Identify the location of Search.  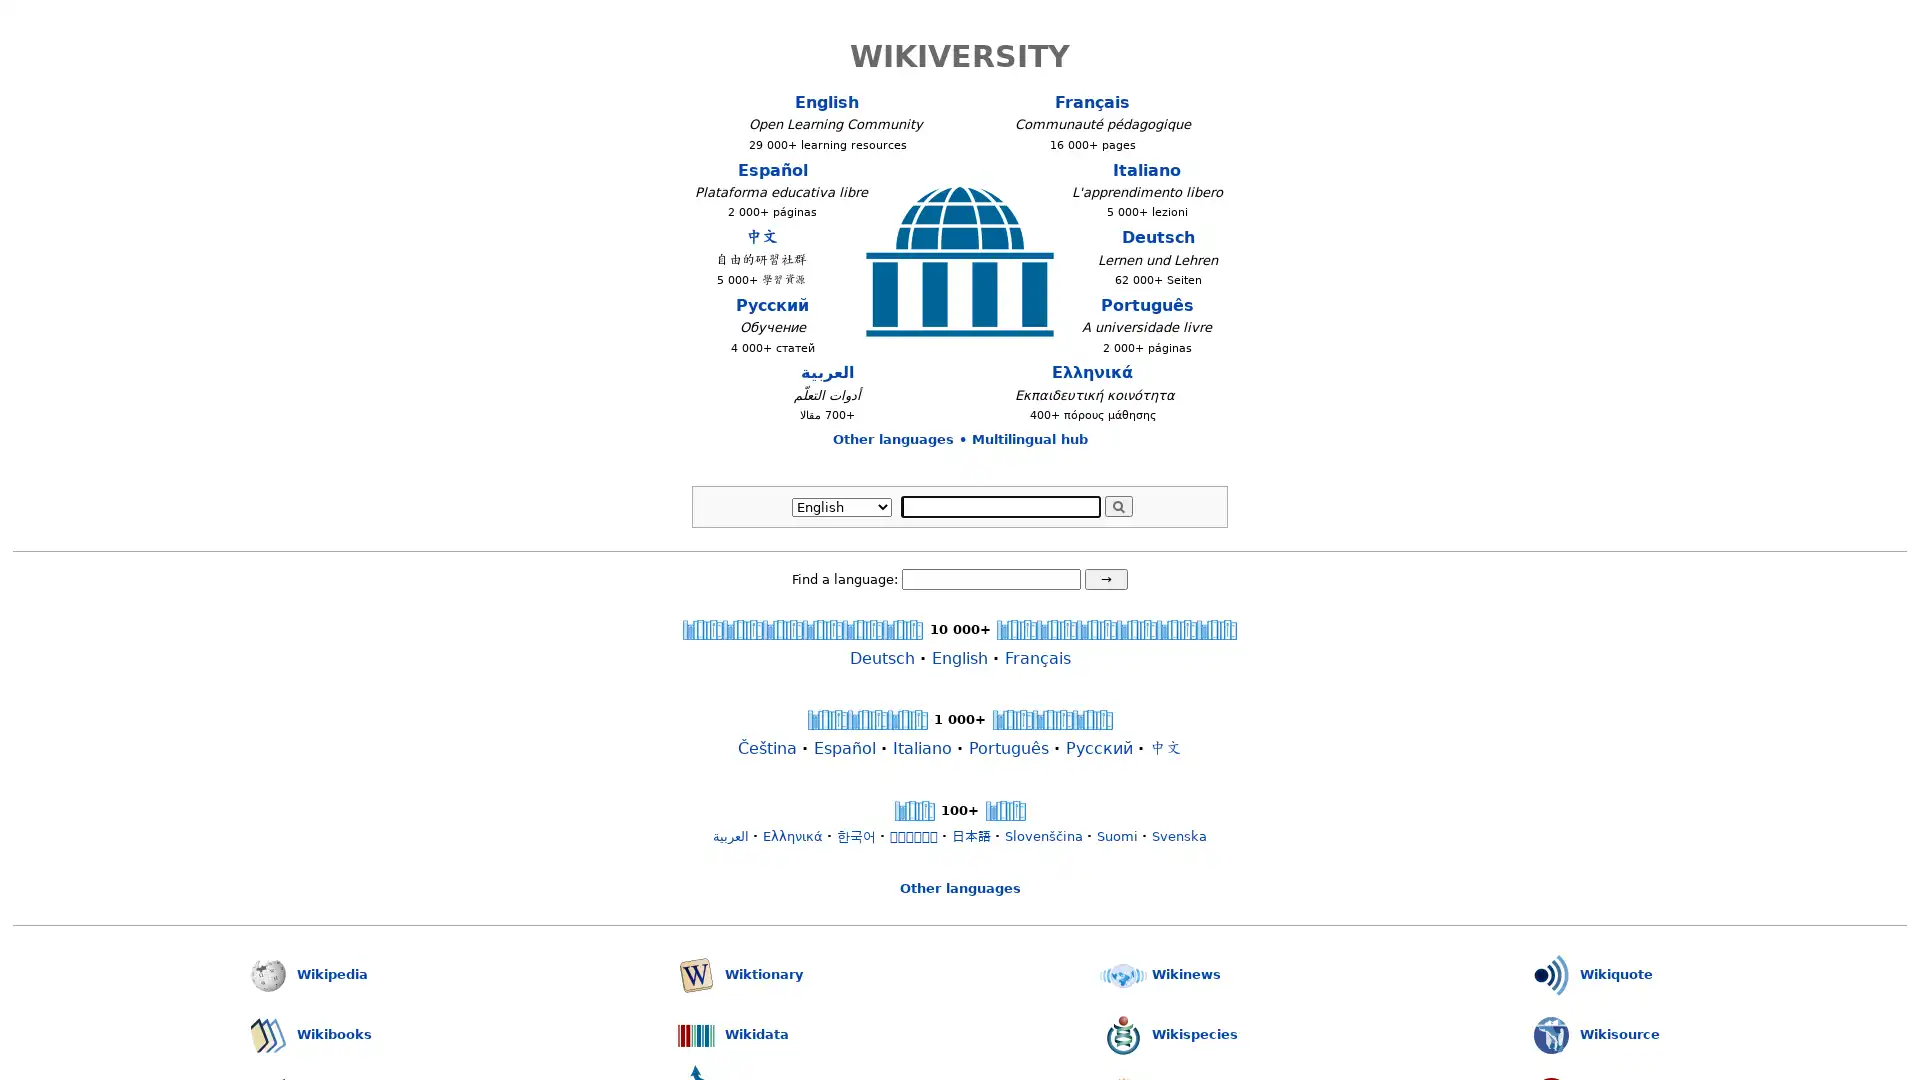
(1117, 504).